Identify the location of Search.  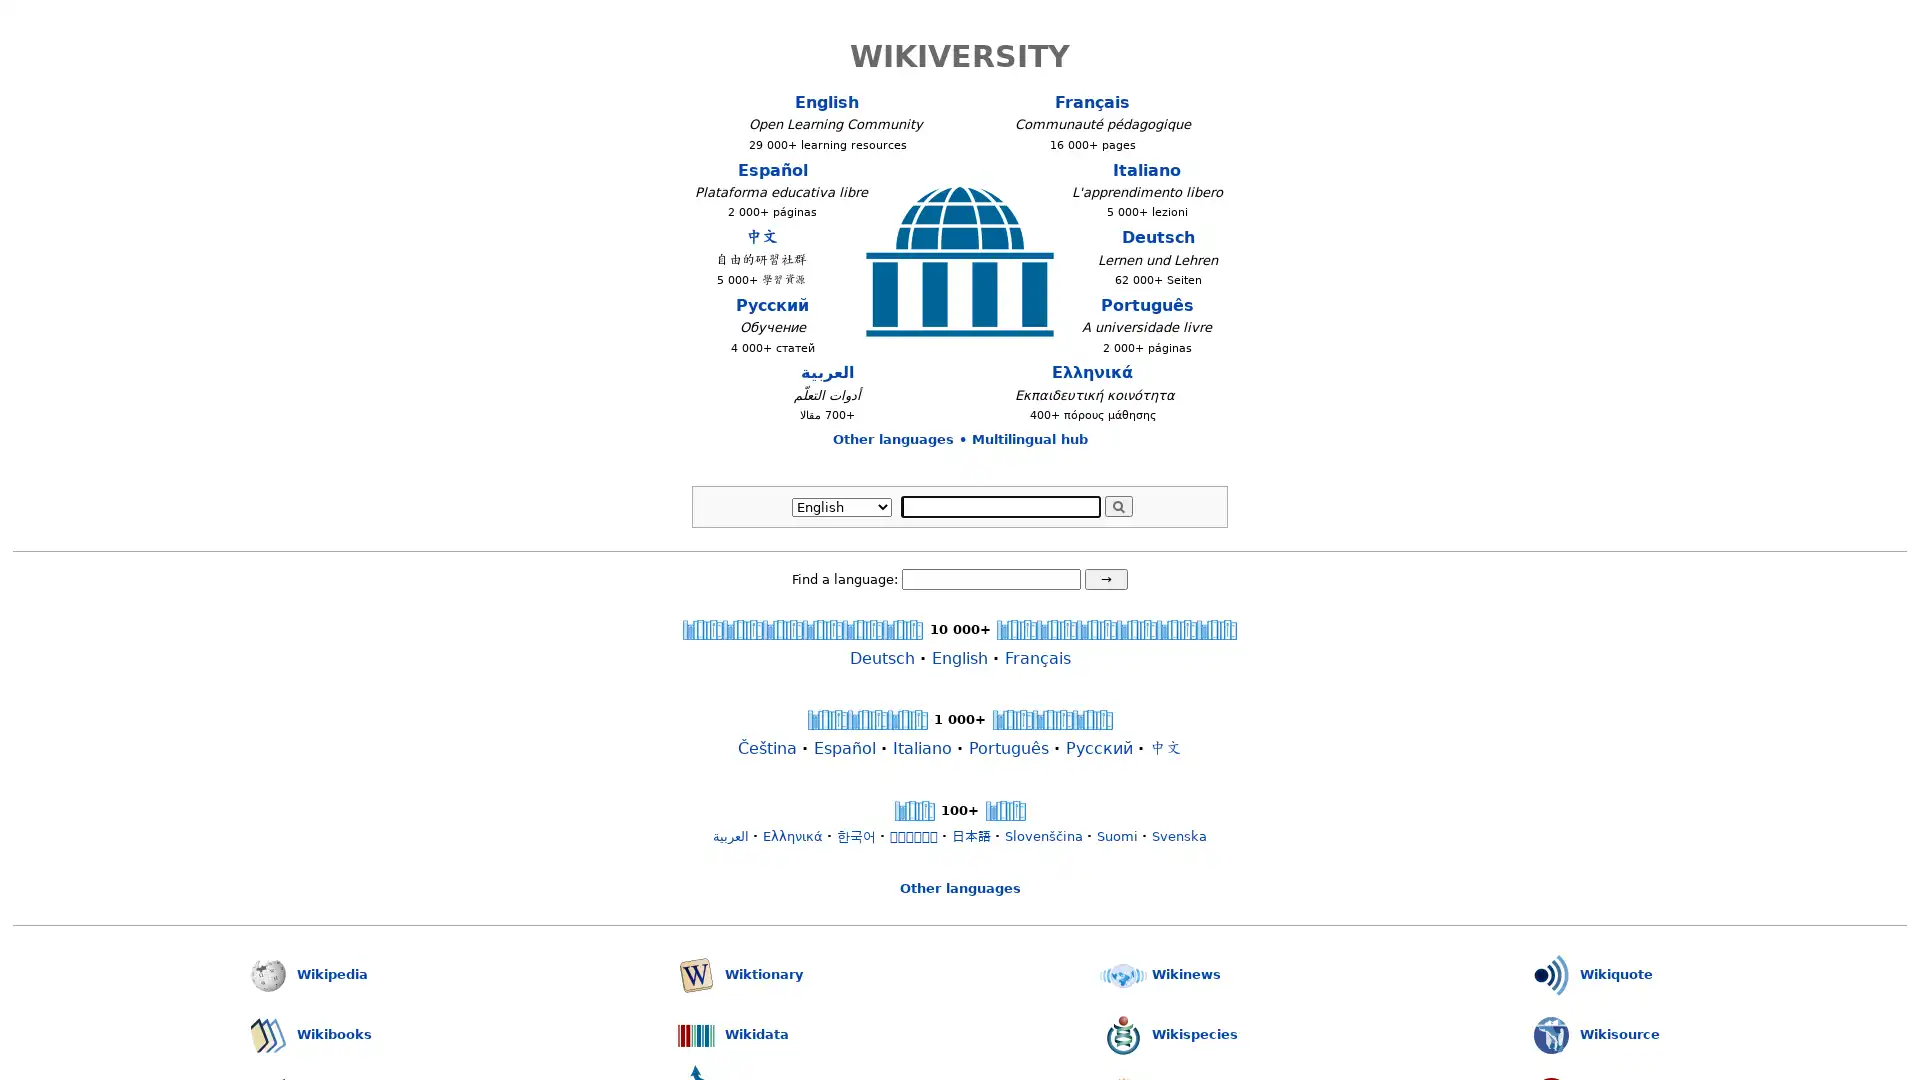
(1117, 504).